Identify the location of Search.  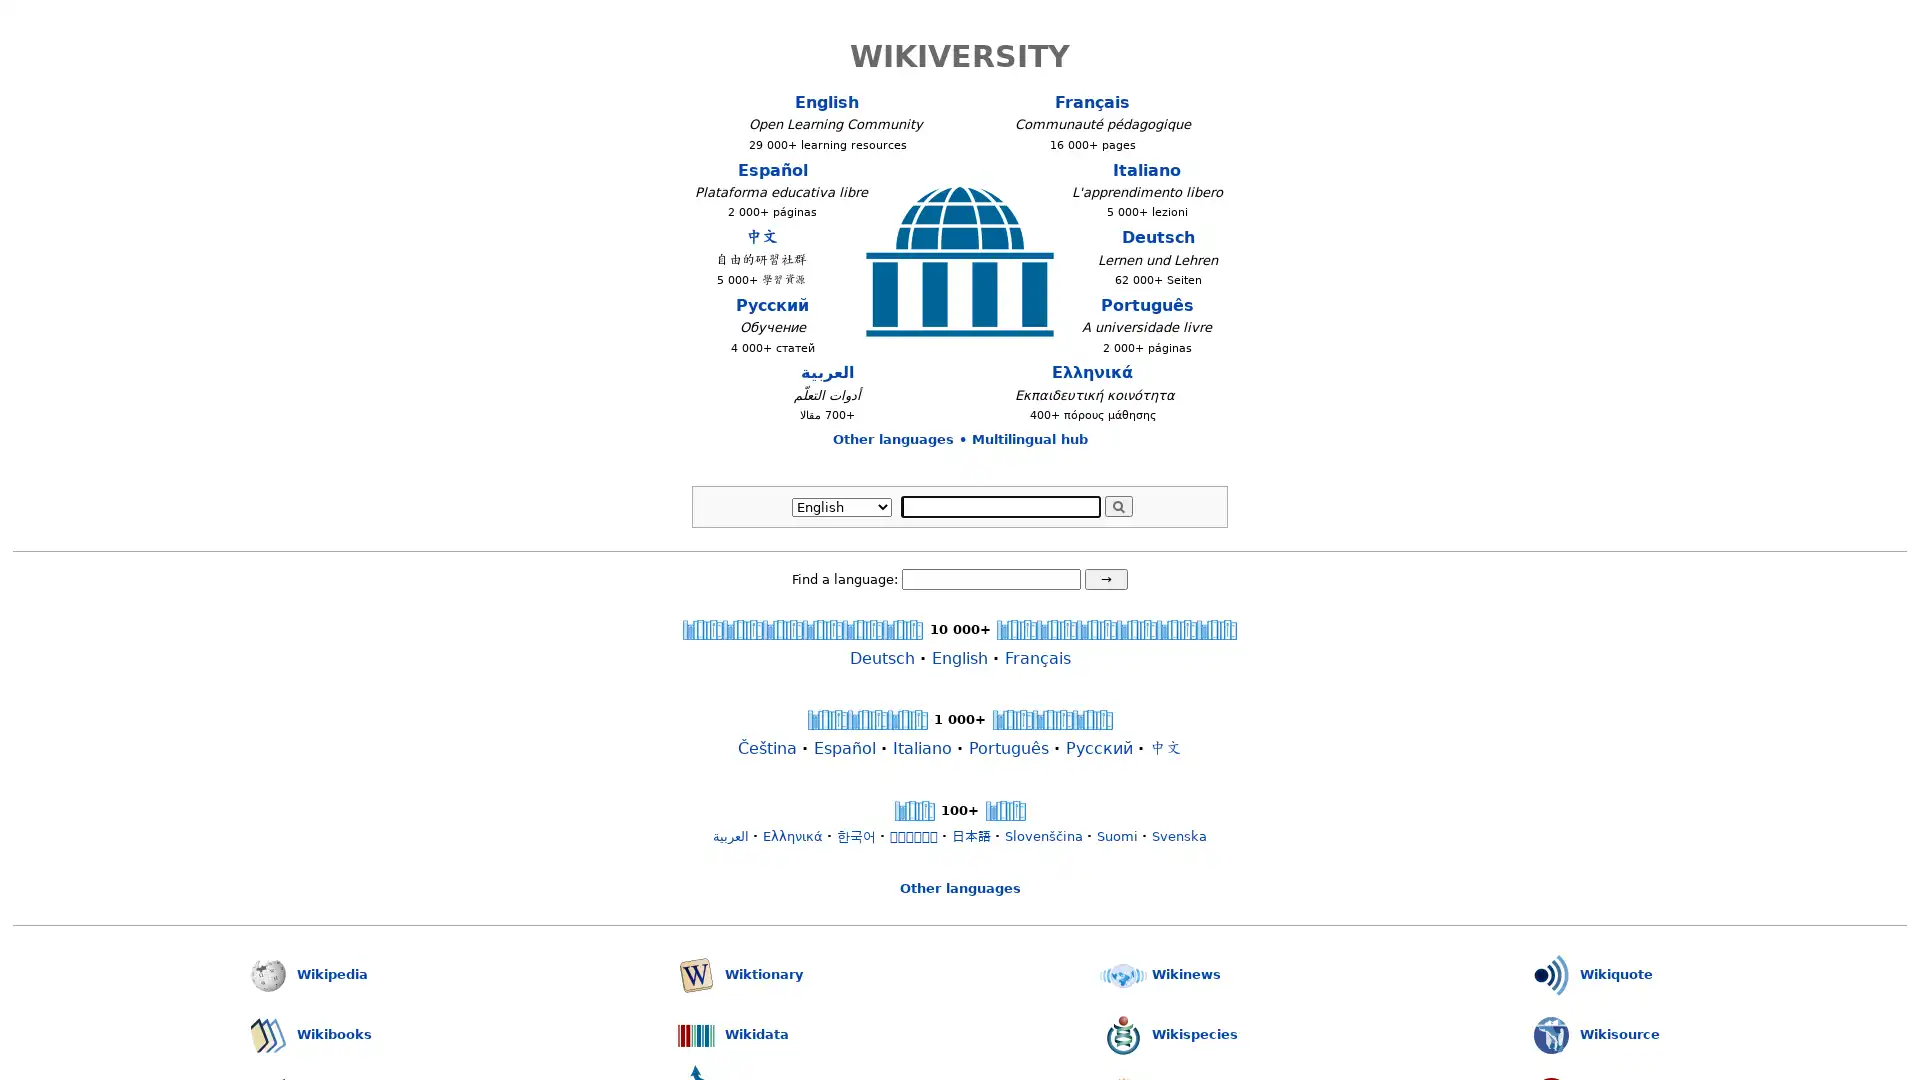
(1117, 504).